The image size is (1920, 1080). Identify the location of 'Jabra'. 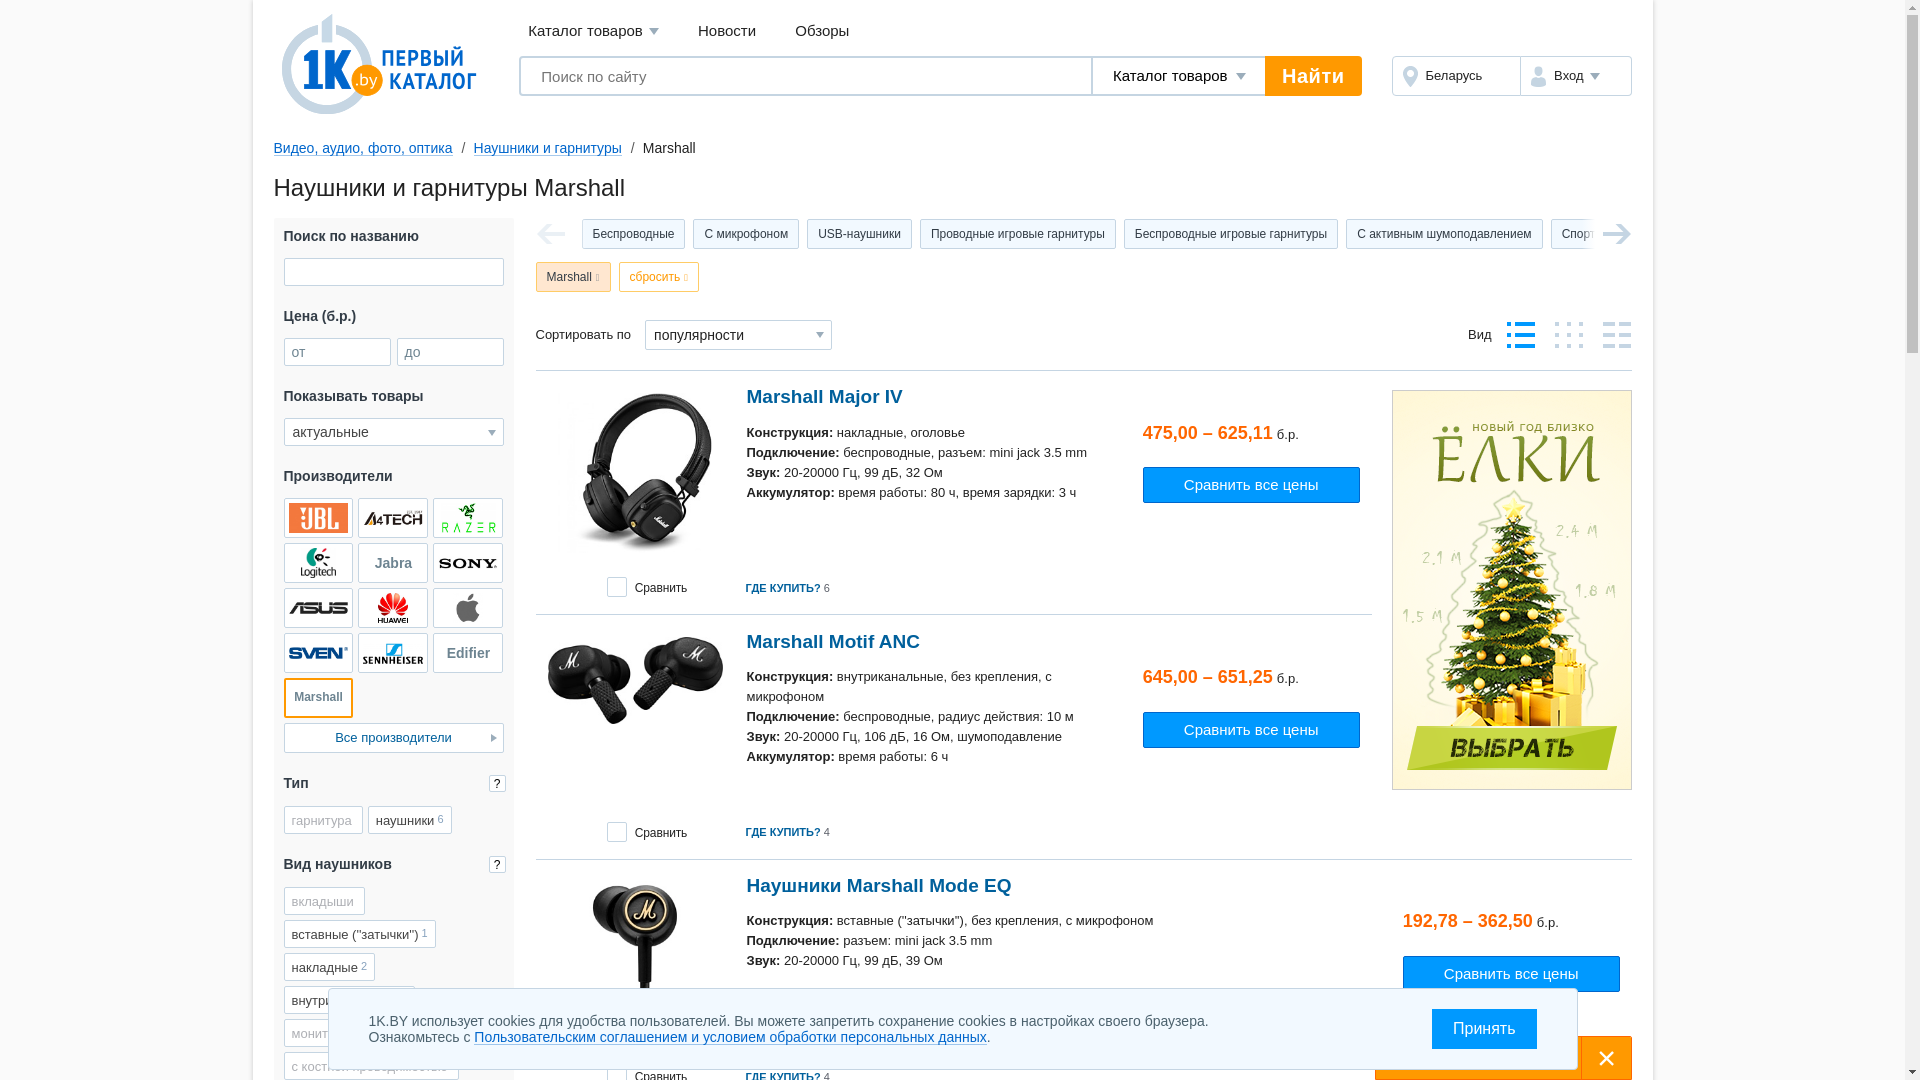
(393, 563).